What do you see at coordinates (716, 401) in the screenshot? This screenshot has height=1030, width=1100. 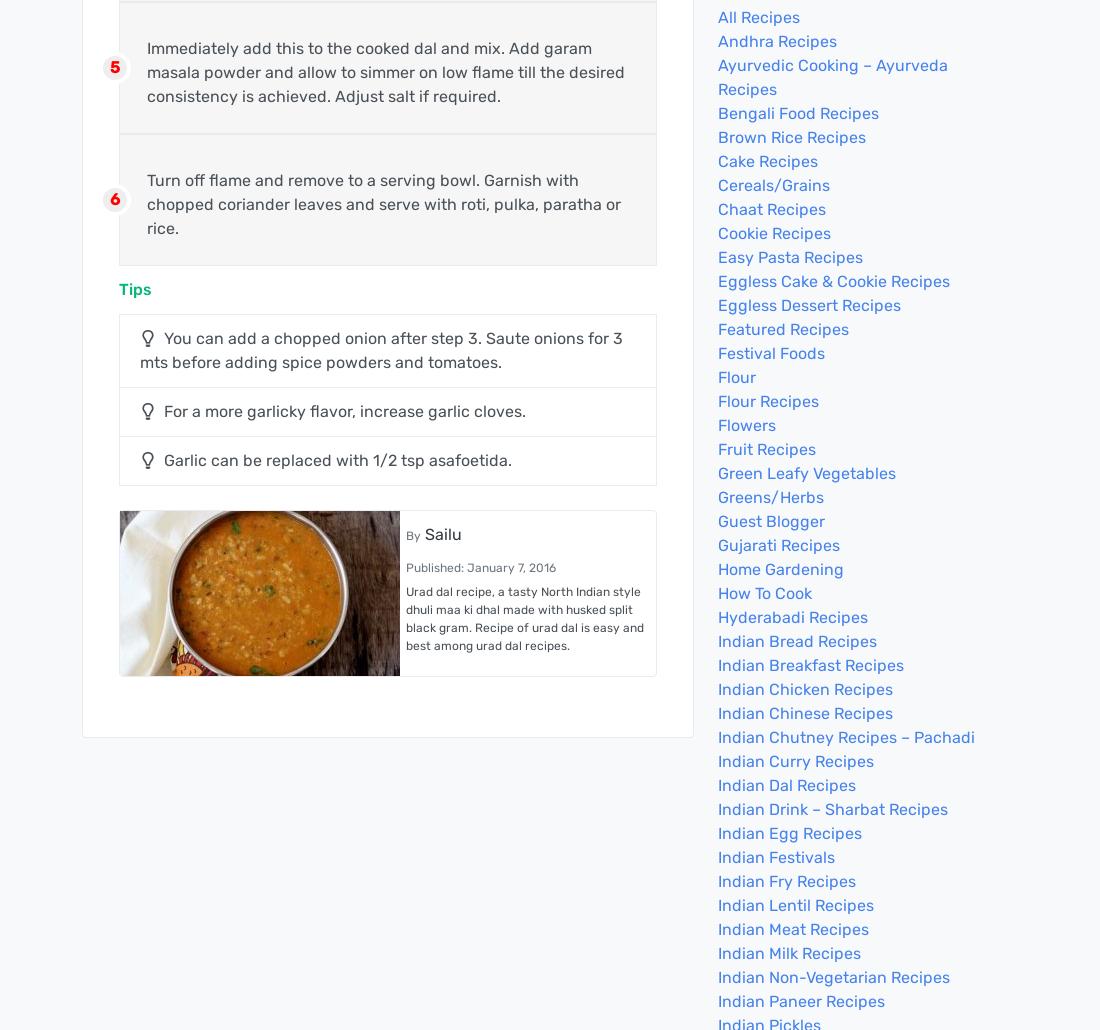 I see `'Flour Recipes'` at bounding box center [716, 401].